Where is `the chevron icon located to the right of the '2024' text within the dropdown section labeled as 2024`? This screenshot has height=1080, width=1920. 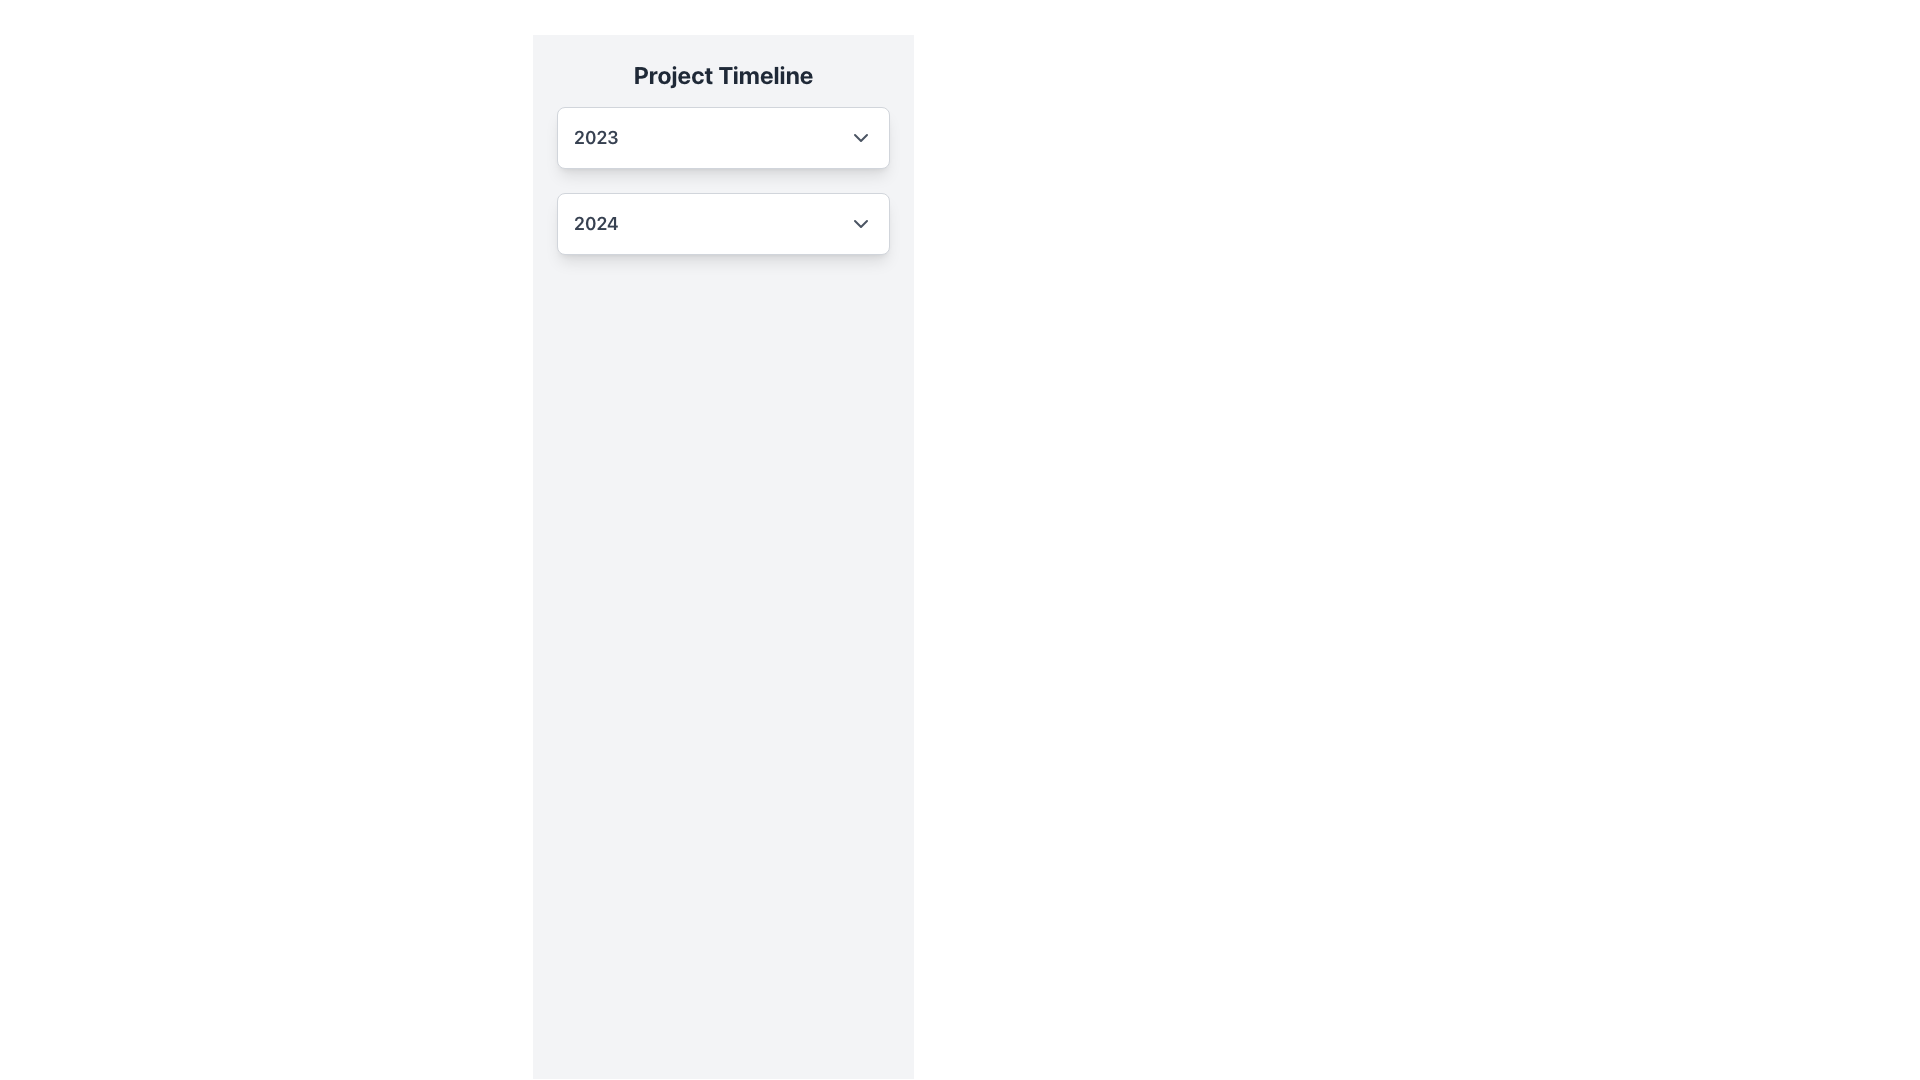 the chevron icon located to the right of the '2024' text within the dropdown section labeled as 2024 is located at coordinates (860, 223).